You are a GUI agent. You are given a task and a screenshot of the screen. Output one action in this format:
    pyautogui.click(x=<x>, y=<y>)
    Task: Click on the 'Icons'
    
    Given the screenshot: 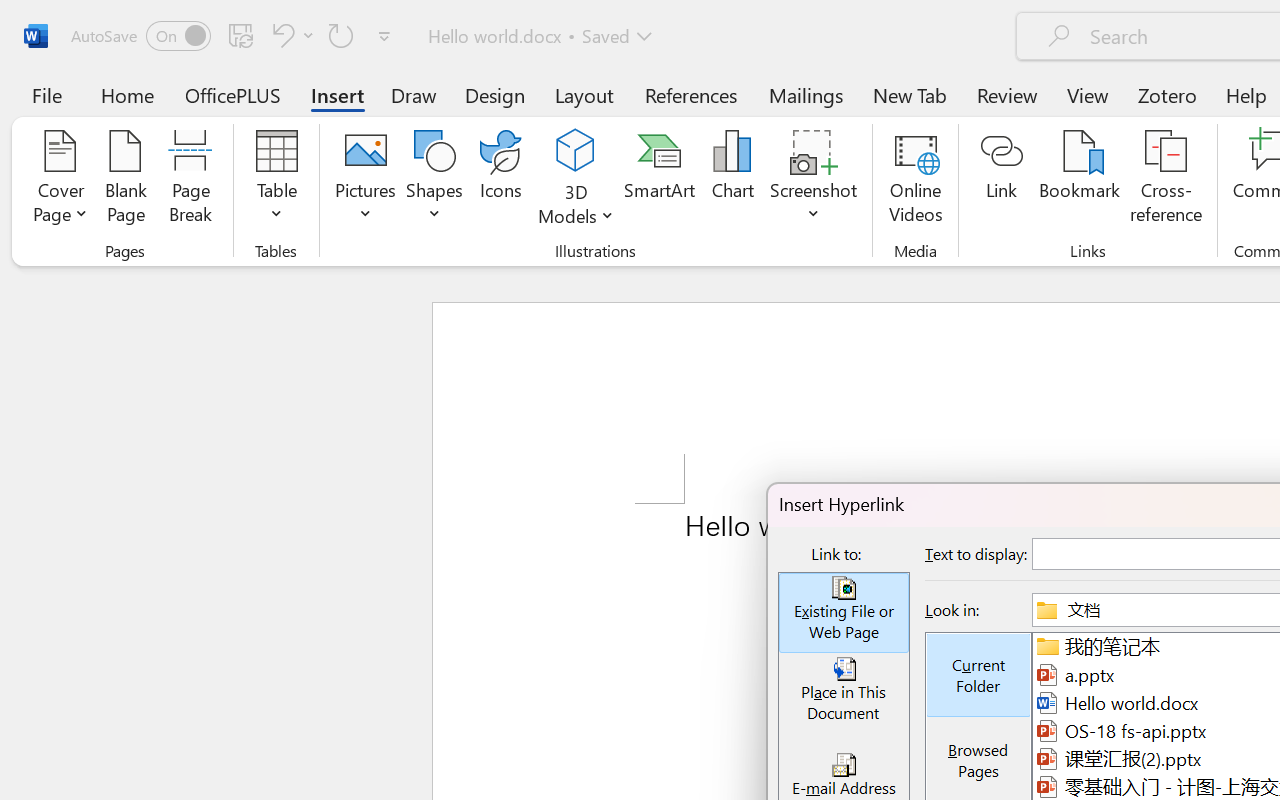 What is the action you would take?
    pyautogui.click(x=501, y=179)
    